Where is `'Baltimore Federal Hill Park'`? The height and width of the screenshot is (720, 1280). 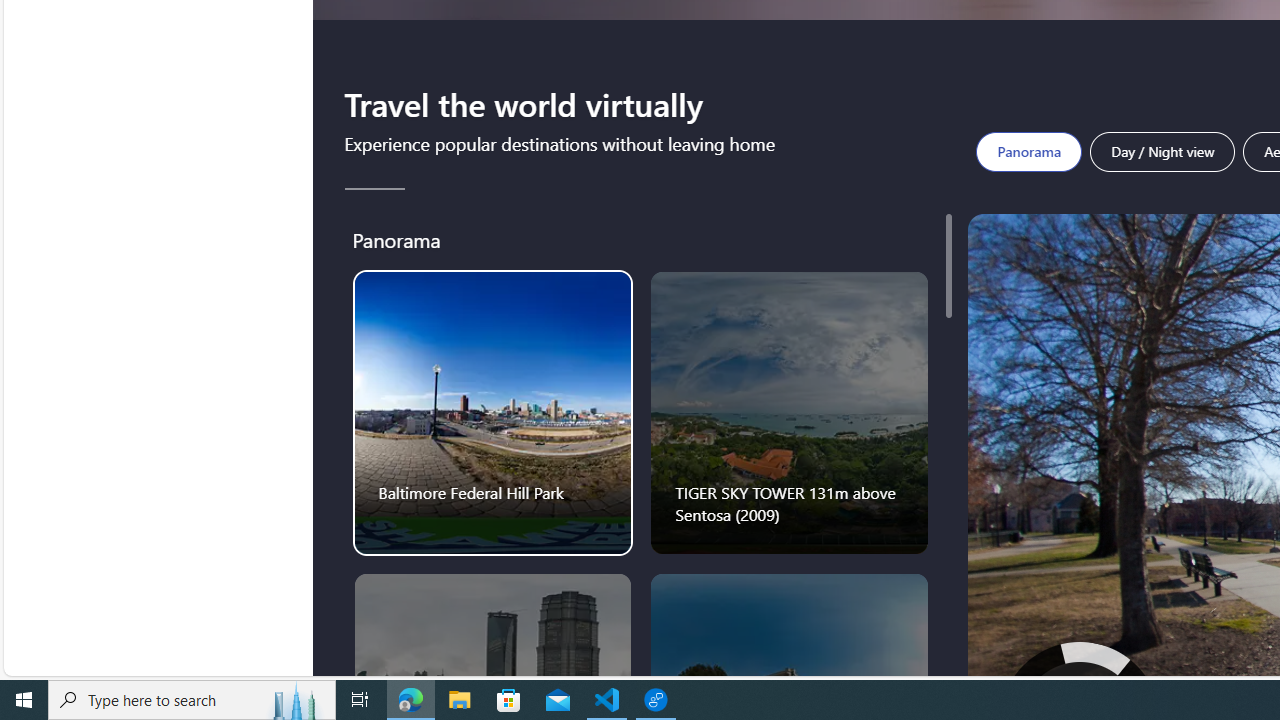
'Baltimore Federal Hill Park' is located at coordinates (493, 411).